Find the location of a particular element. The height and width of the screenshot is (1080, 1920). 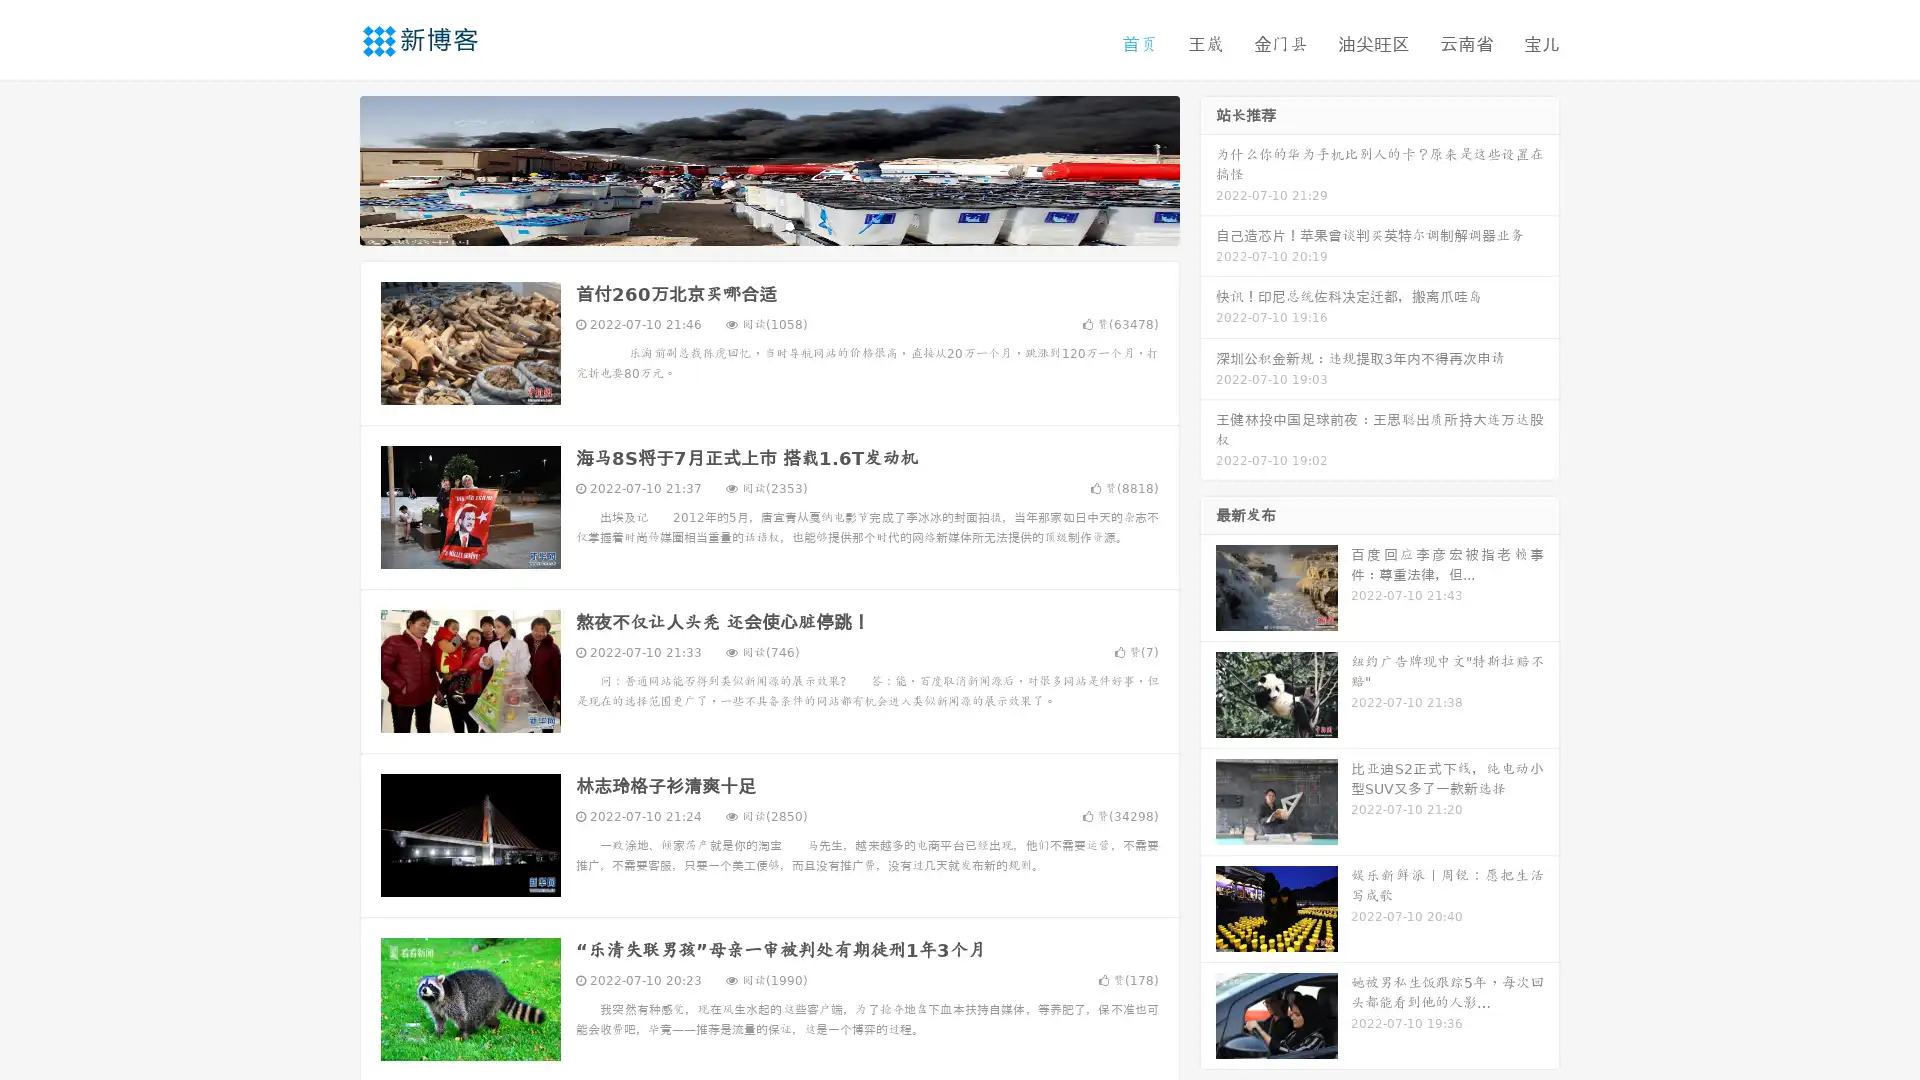

Next slide is located at coordinates (1208, 168).